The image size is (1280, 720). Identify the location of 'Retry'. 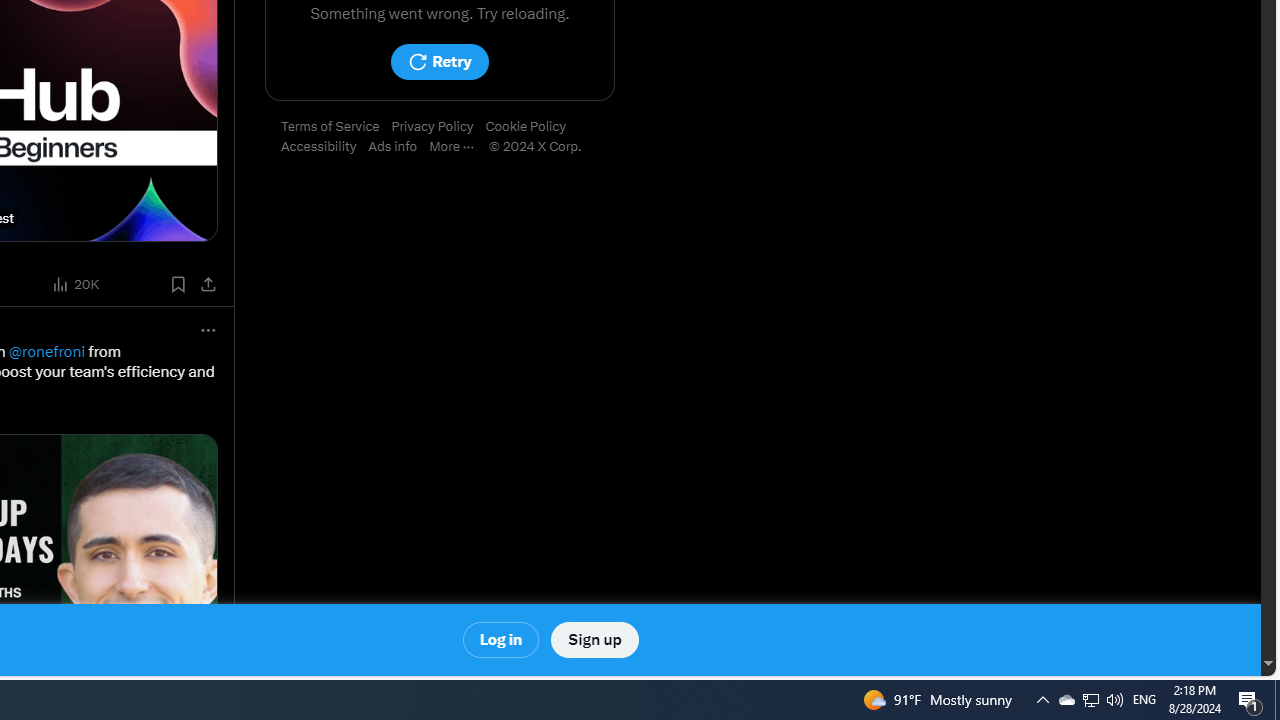
(438, 61).